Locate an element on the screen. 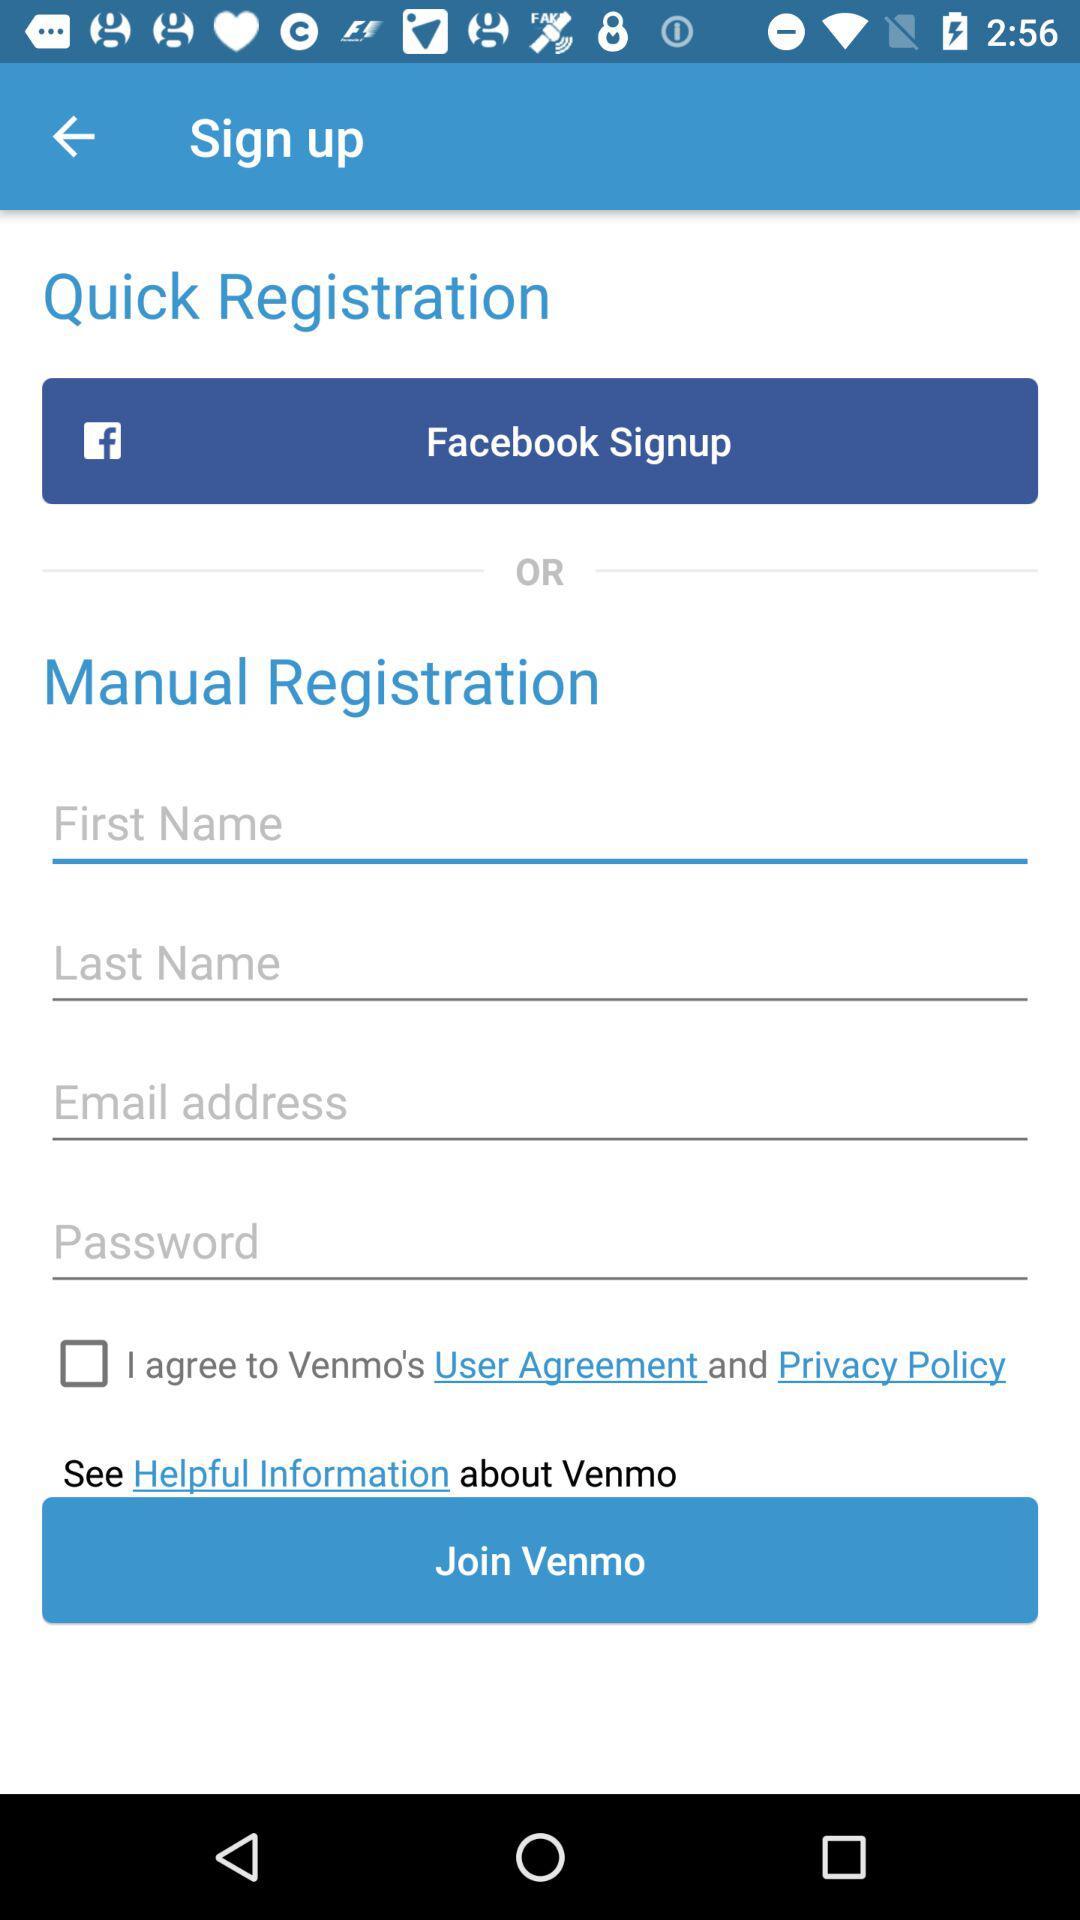 The width and height of the screenshot is (1080, 1920). the icon above see helpful information icon is located at coordinates (565, 1362).